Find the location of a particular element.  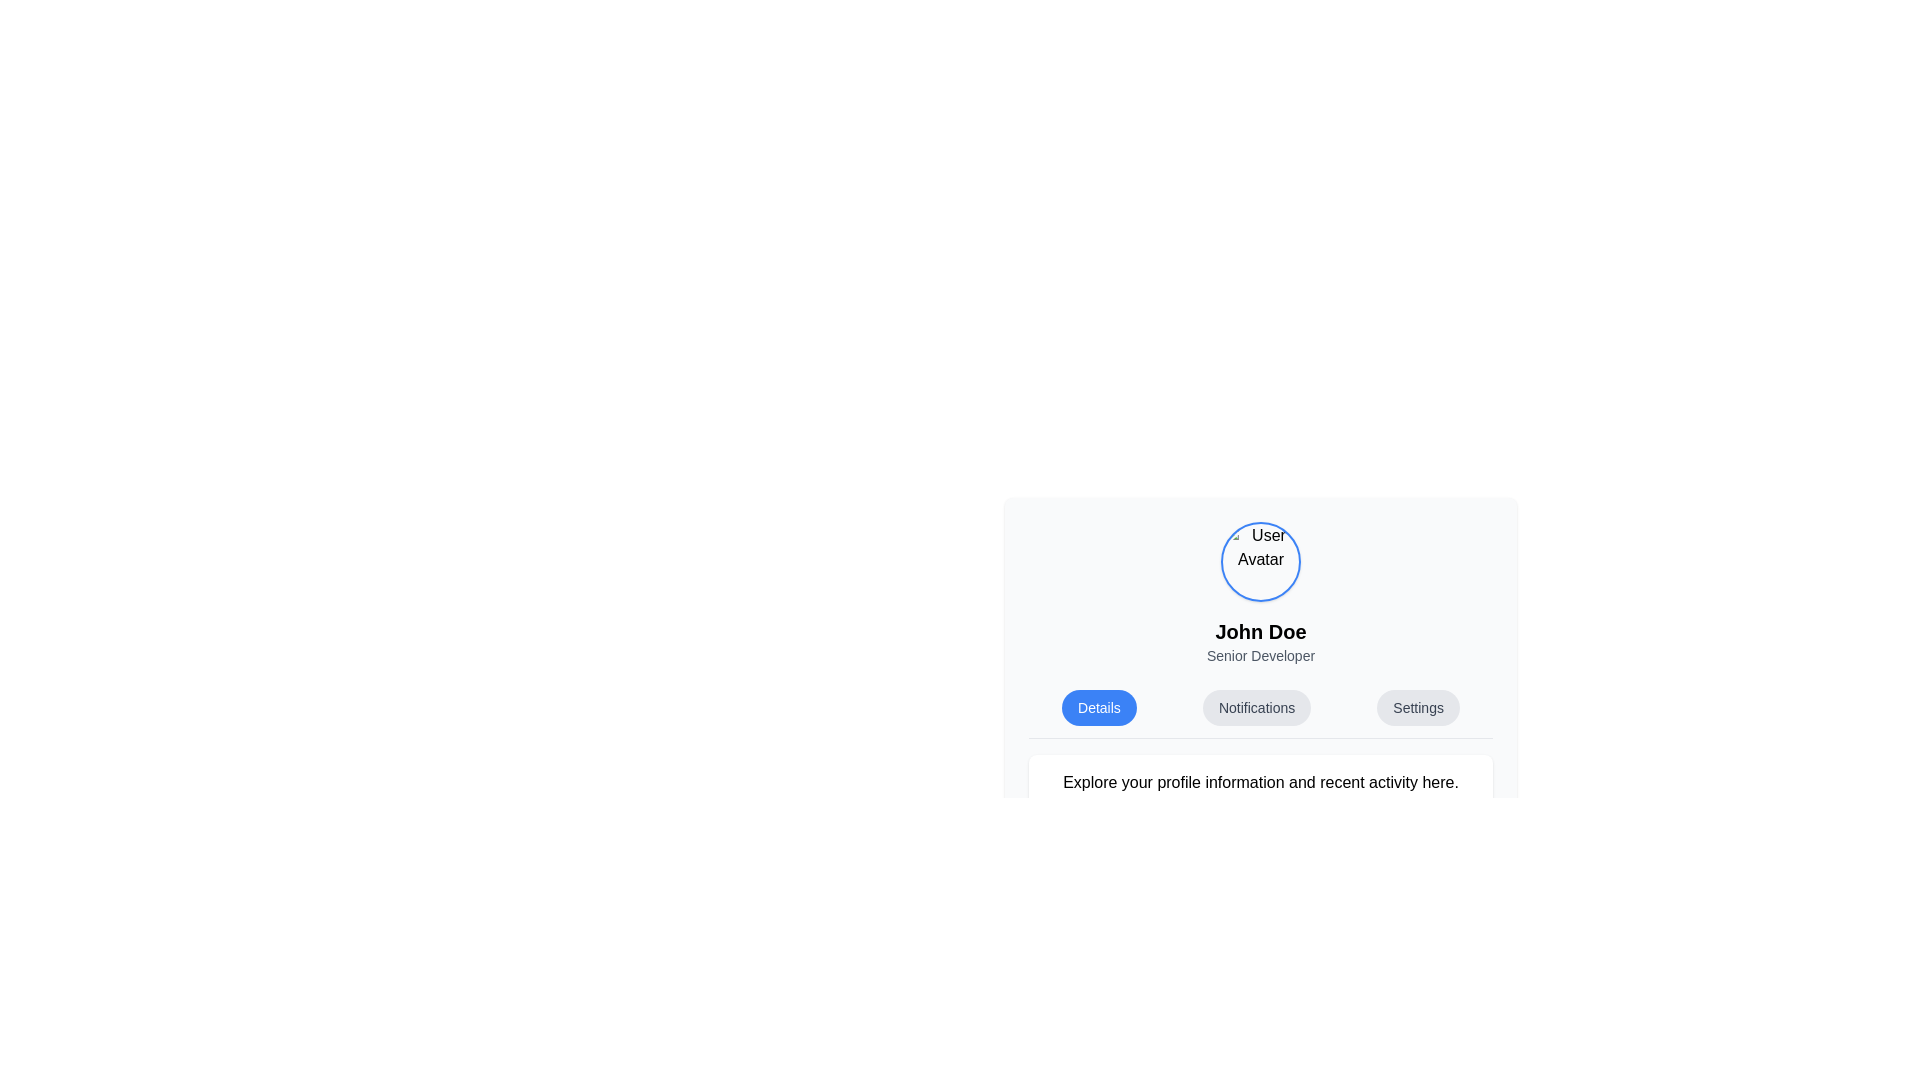

the 'Notifications' button in the navigation bar located in the middle section of the card component beneath the user's name and title is located at coordinates (1260, 712).